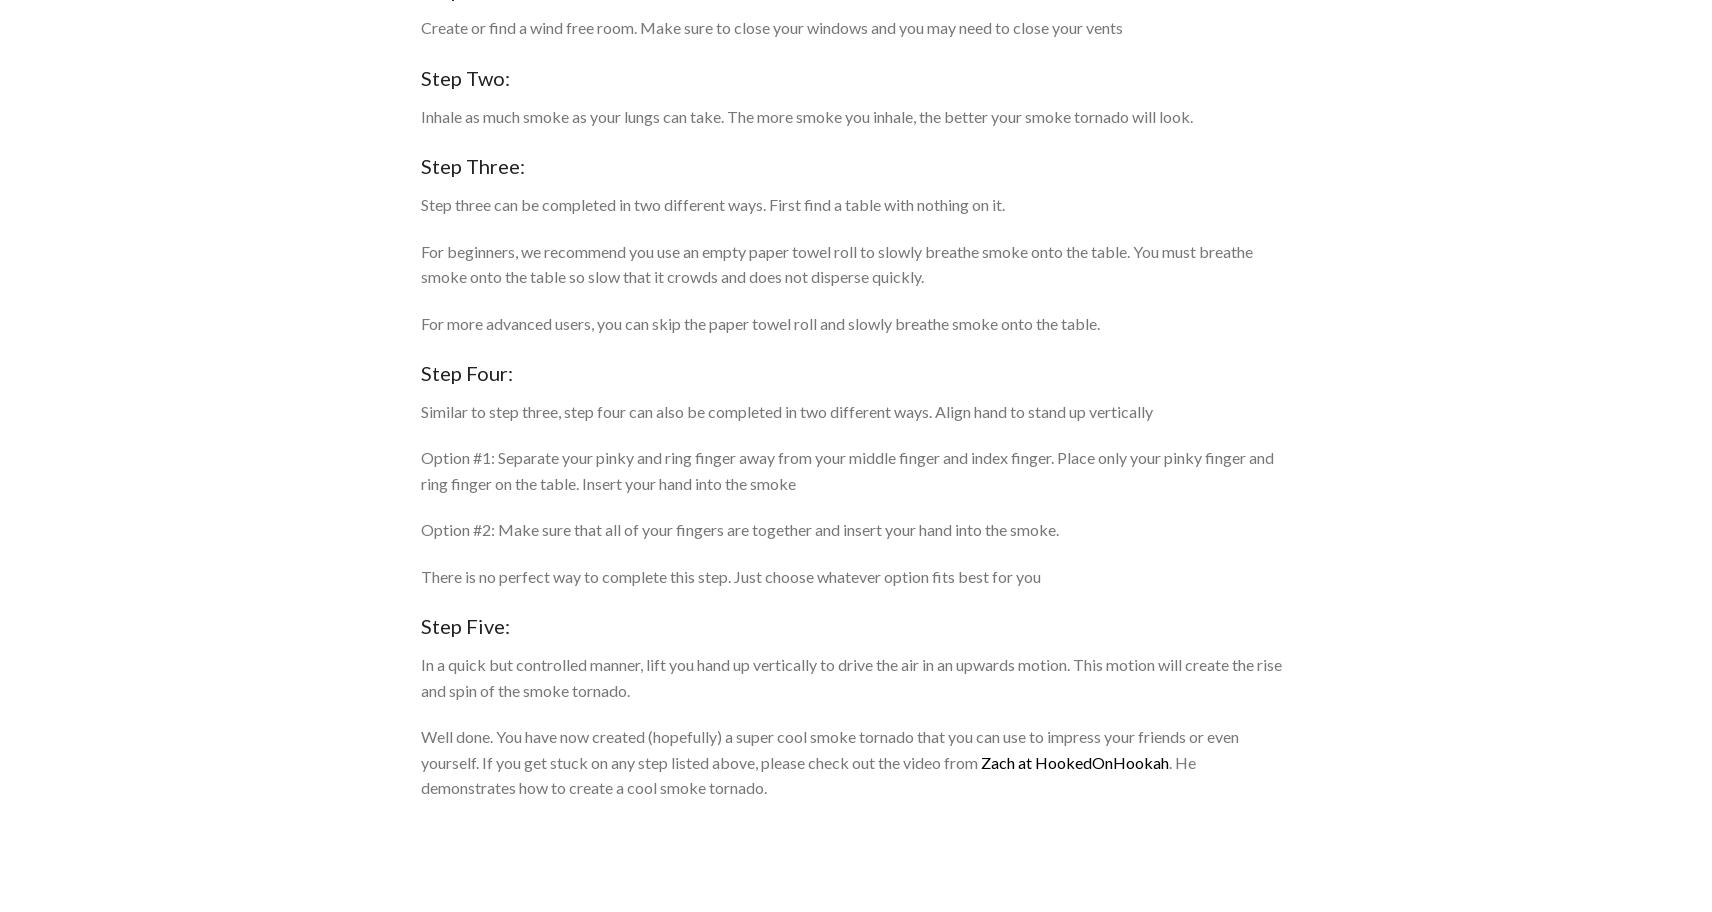 The width and height of the screenshot is (1712, 912). Describe the element at coordinates (420, 371) in the screenshot. I see `'Step Four:'` at that location.